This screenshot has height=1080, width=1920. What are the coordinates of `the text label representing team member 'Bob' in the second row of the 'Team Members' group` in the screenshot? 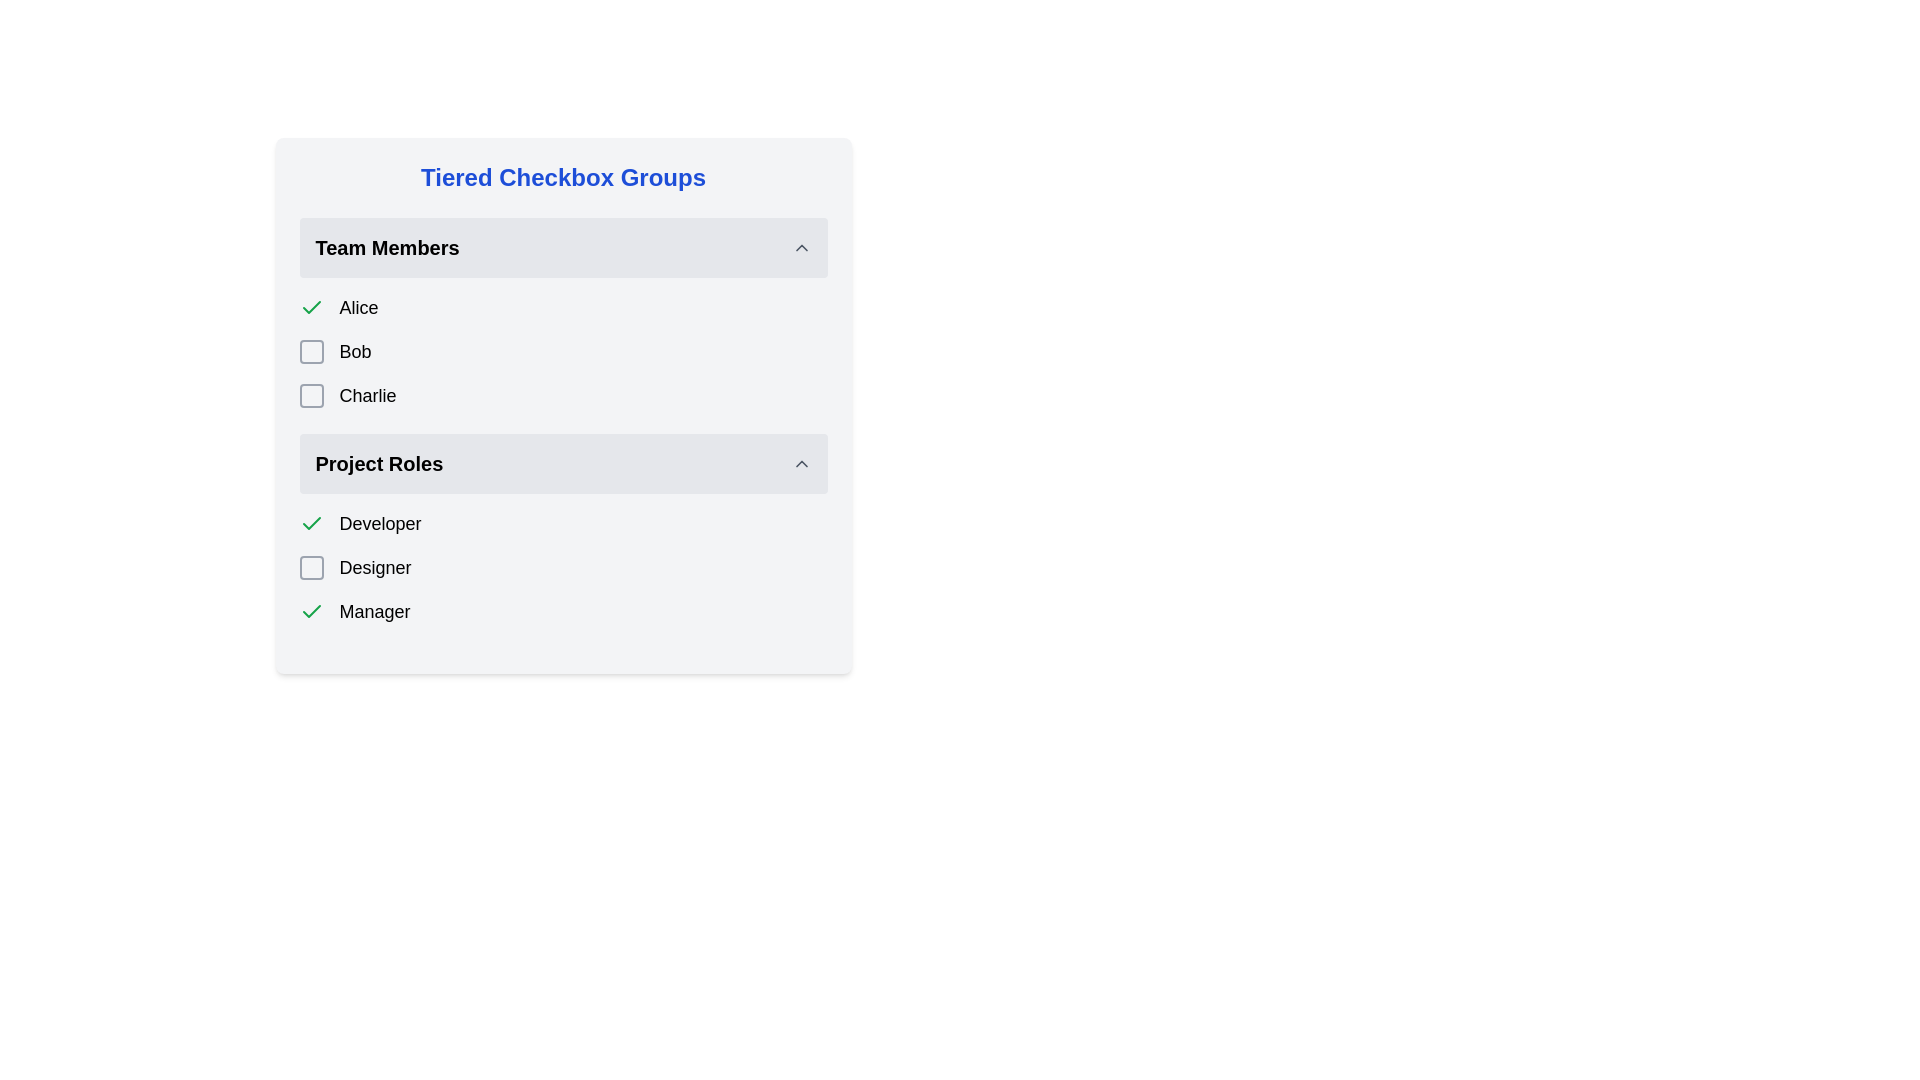 It's located at (355, 350).